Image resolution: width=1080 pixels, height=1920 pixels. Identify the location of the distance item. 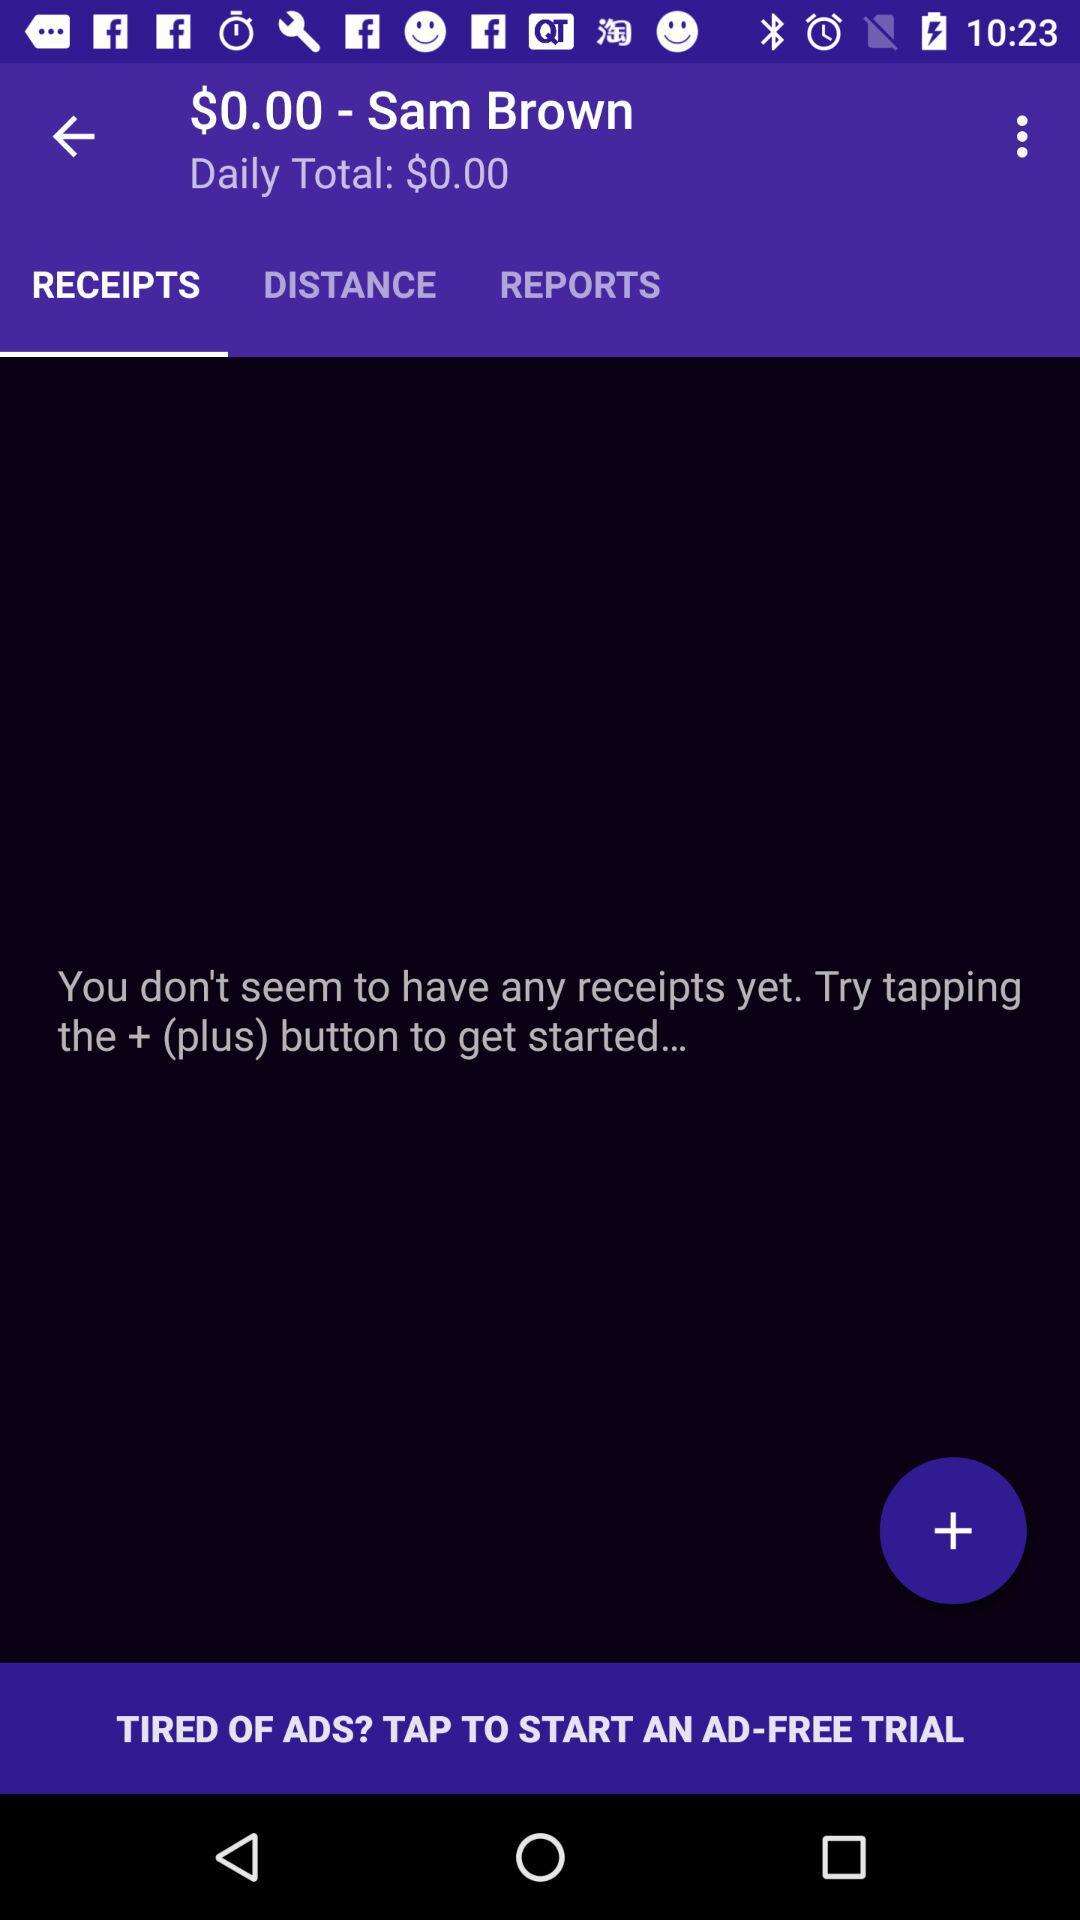
(348, 282).